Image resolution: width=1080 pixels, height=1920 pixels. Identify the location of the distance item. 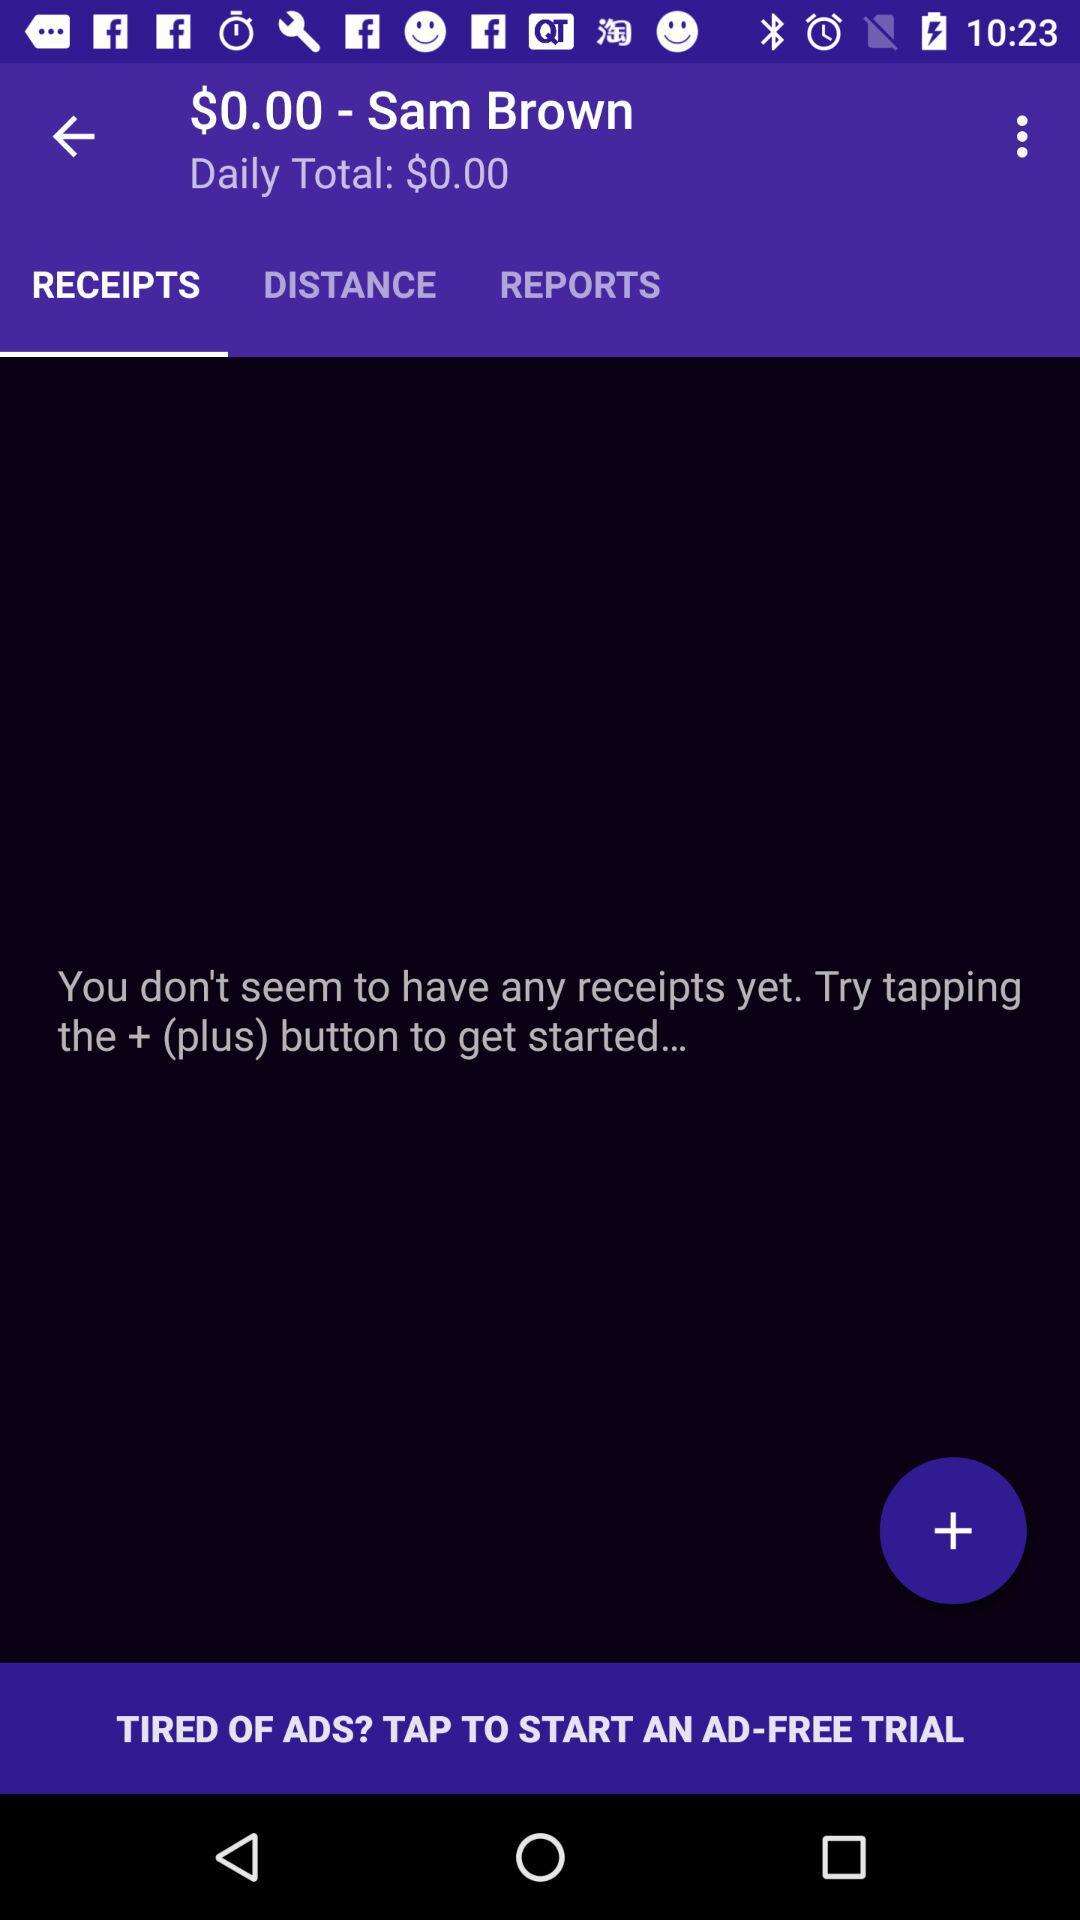
(348, 282).